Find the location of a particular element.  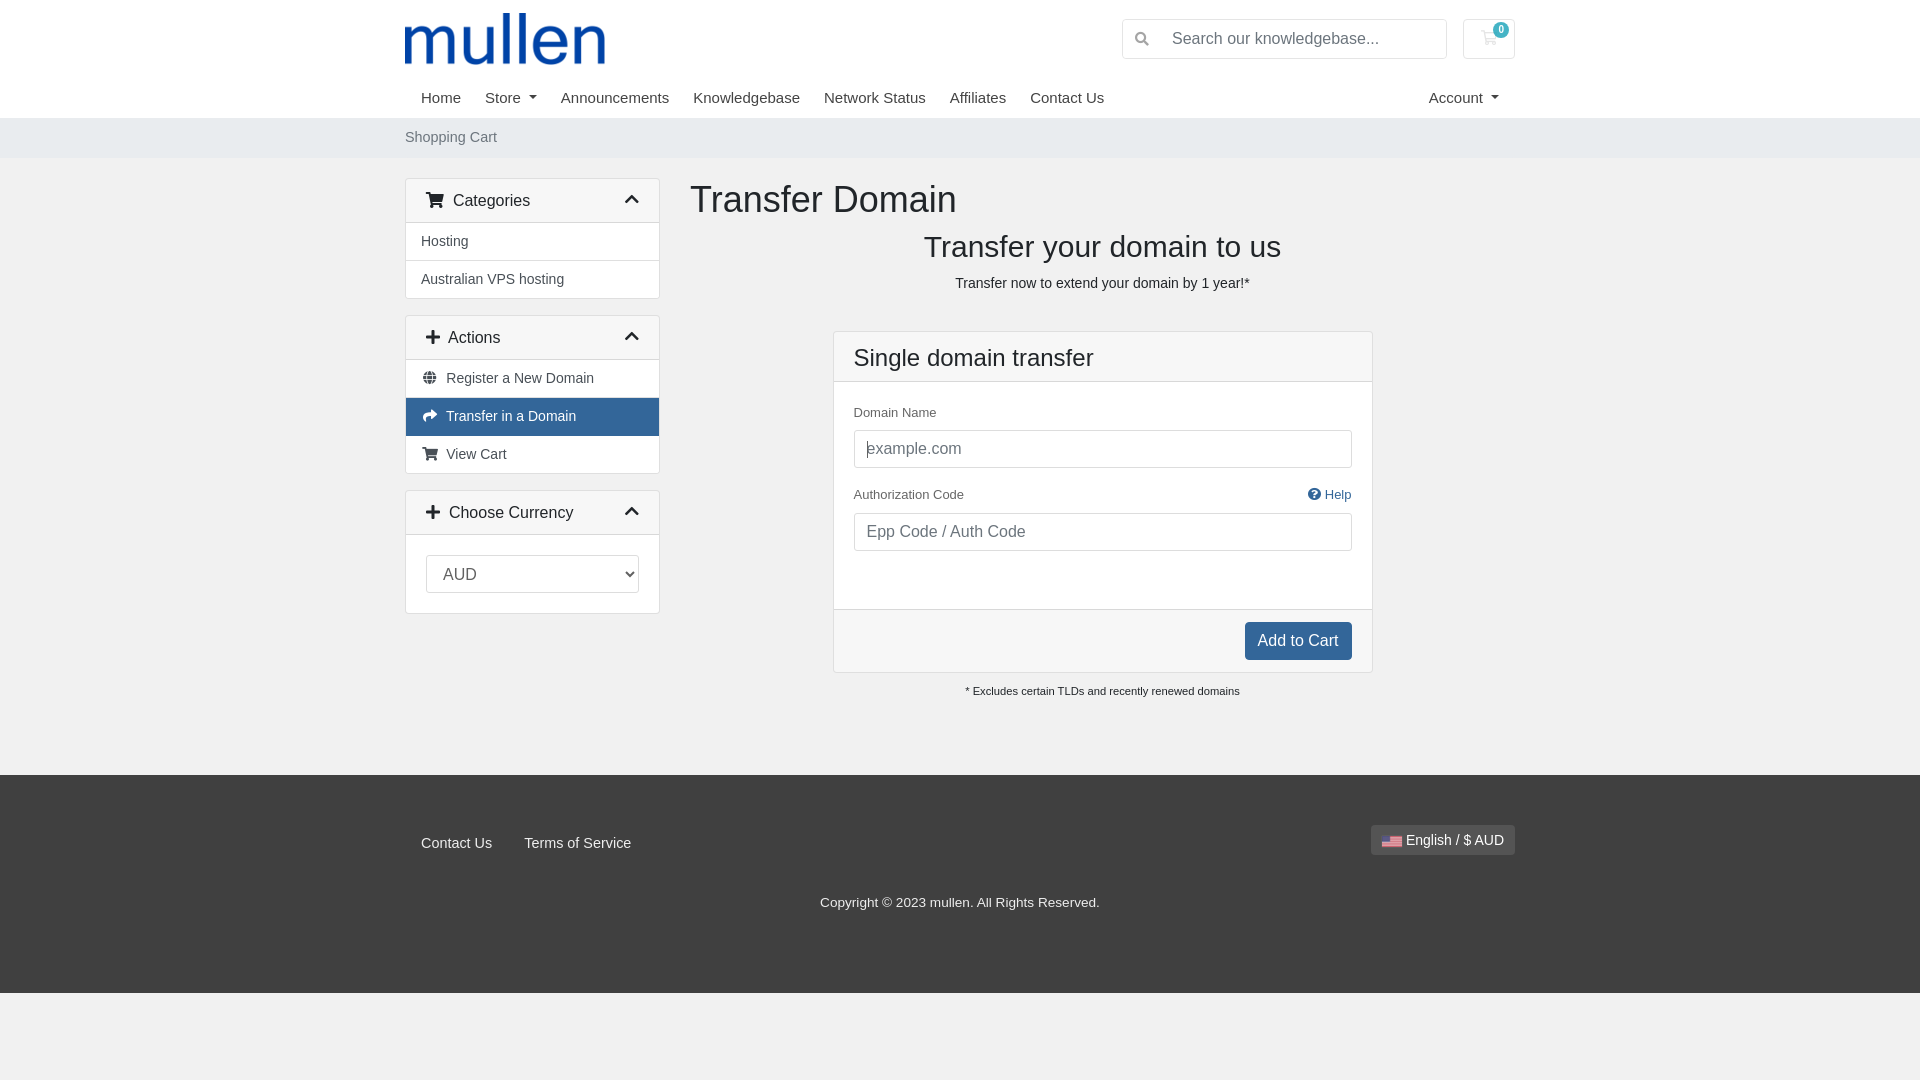

'Home' is located at coordinates (420, 97).